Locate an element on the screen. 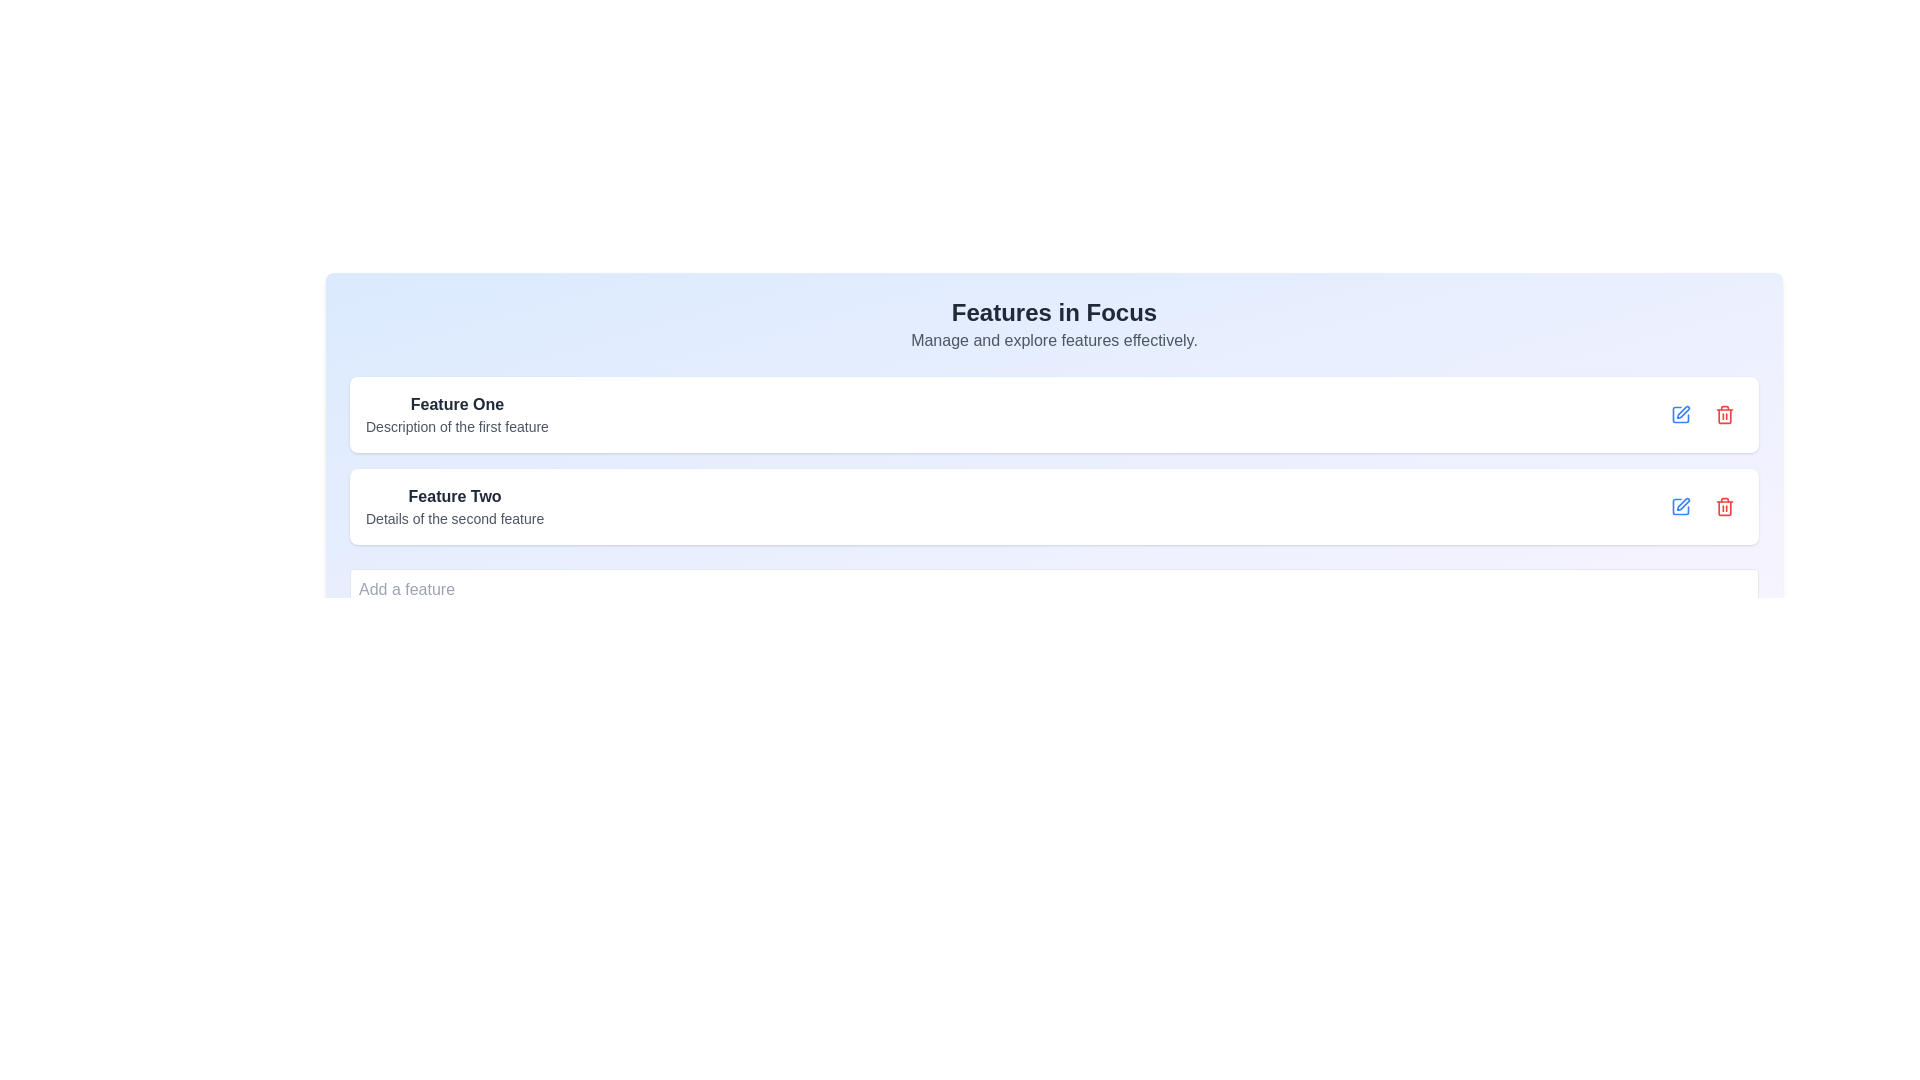 The width and height of the screenshot is (1920, 1080). the blue pen icon located in the second feature row, to the right of the delete icon, to initiate an edit action is located at coordinates (1682, 503).